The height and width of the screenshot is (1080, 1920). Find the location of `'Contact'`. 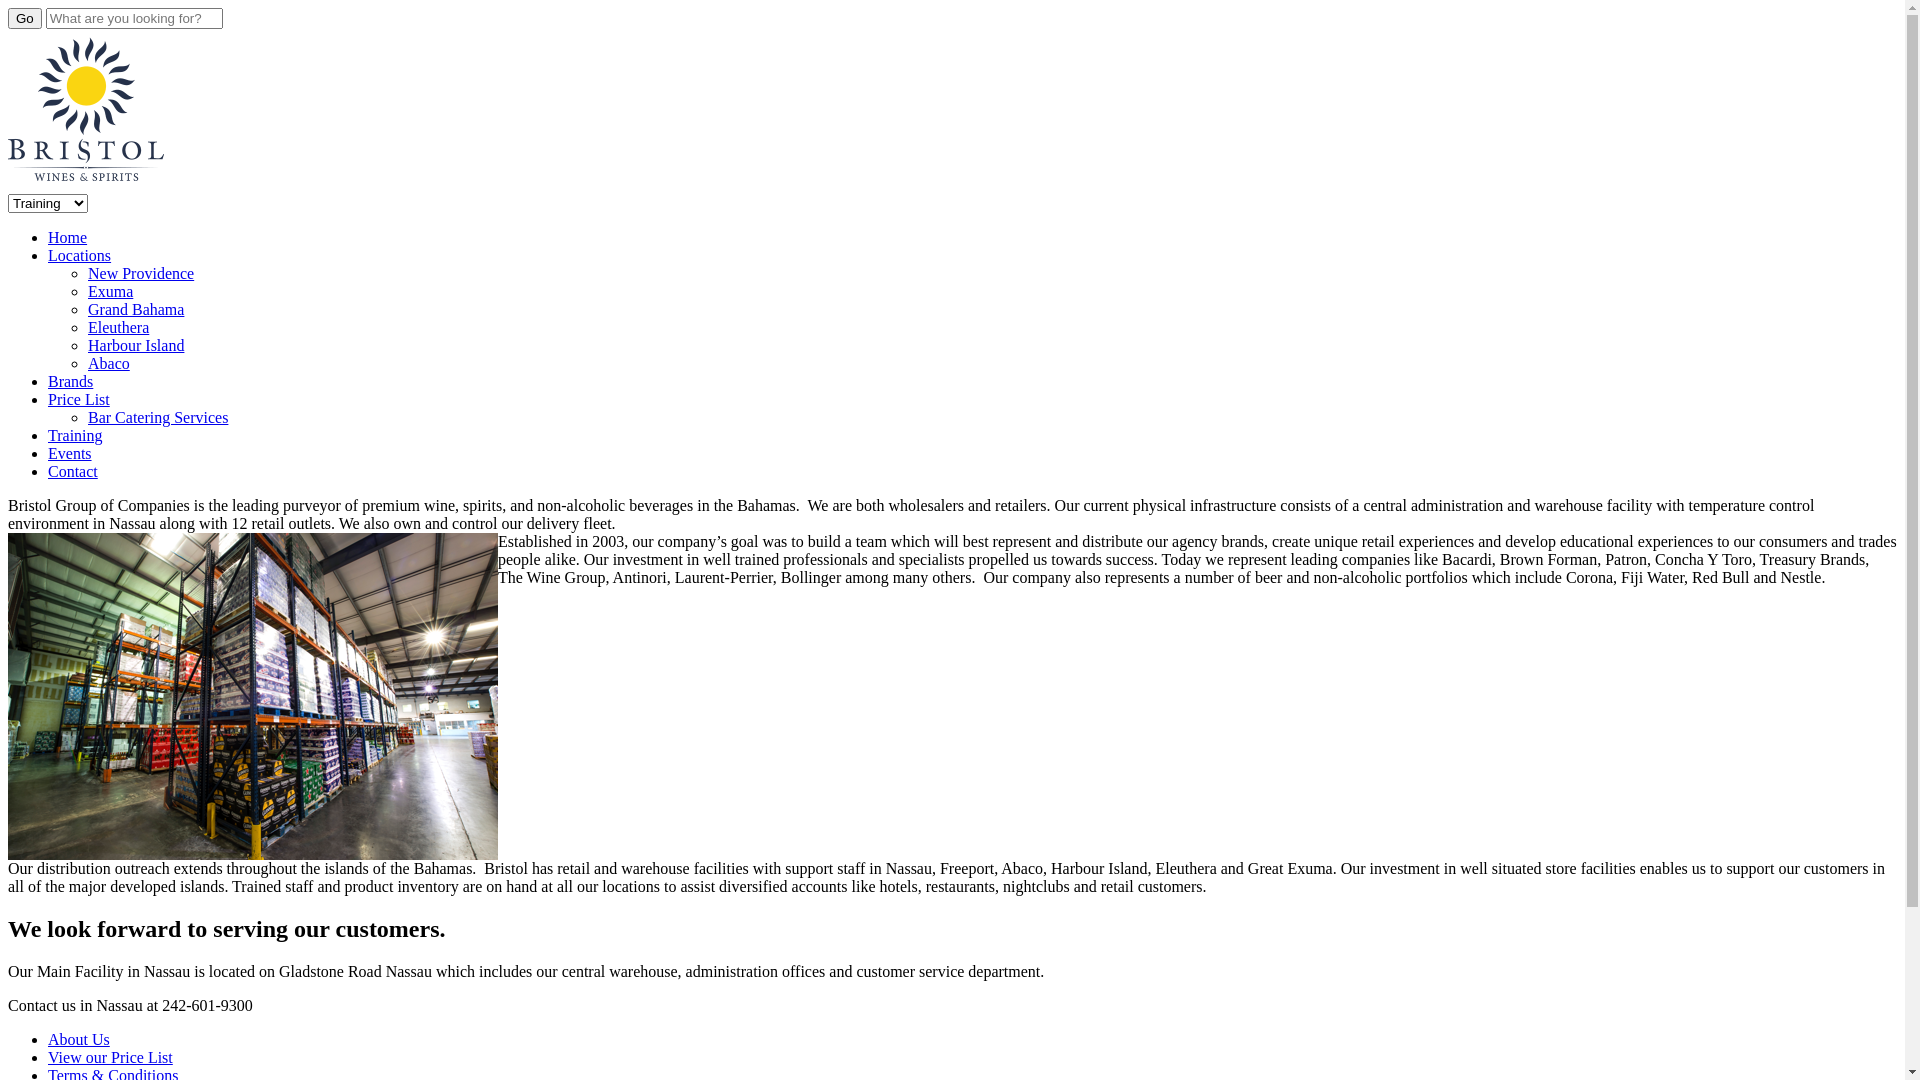

'Contact' is located at coordinates (72, 471).